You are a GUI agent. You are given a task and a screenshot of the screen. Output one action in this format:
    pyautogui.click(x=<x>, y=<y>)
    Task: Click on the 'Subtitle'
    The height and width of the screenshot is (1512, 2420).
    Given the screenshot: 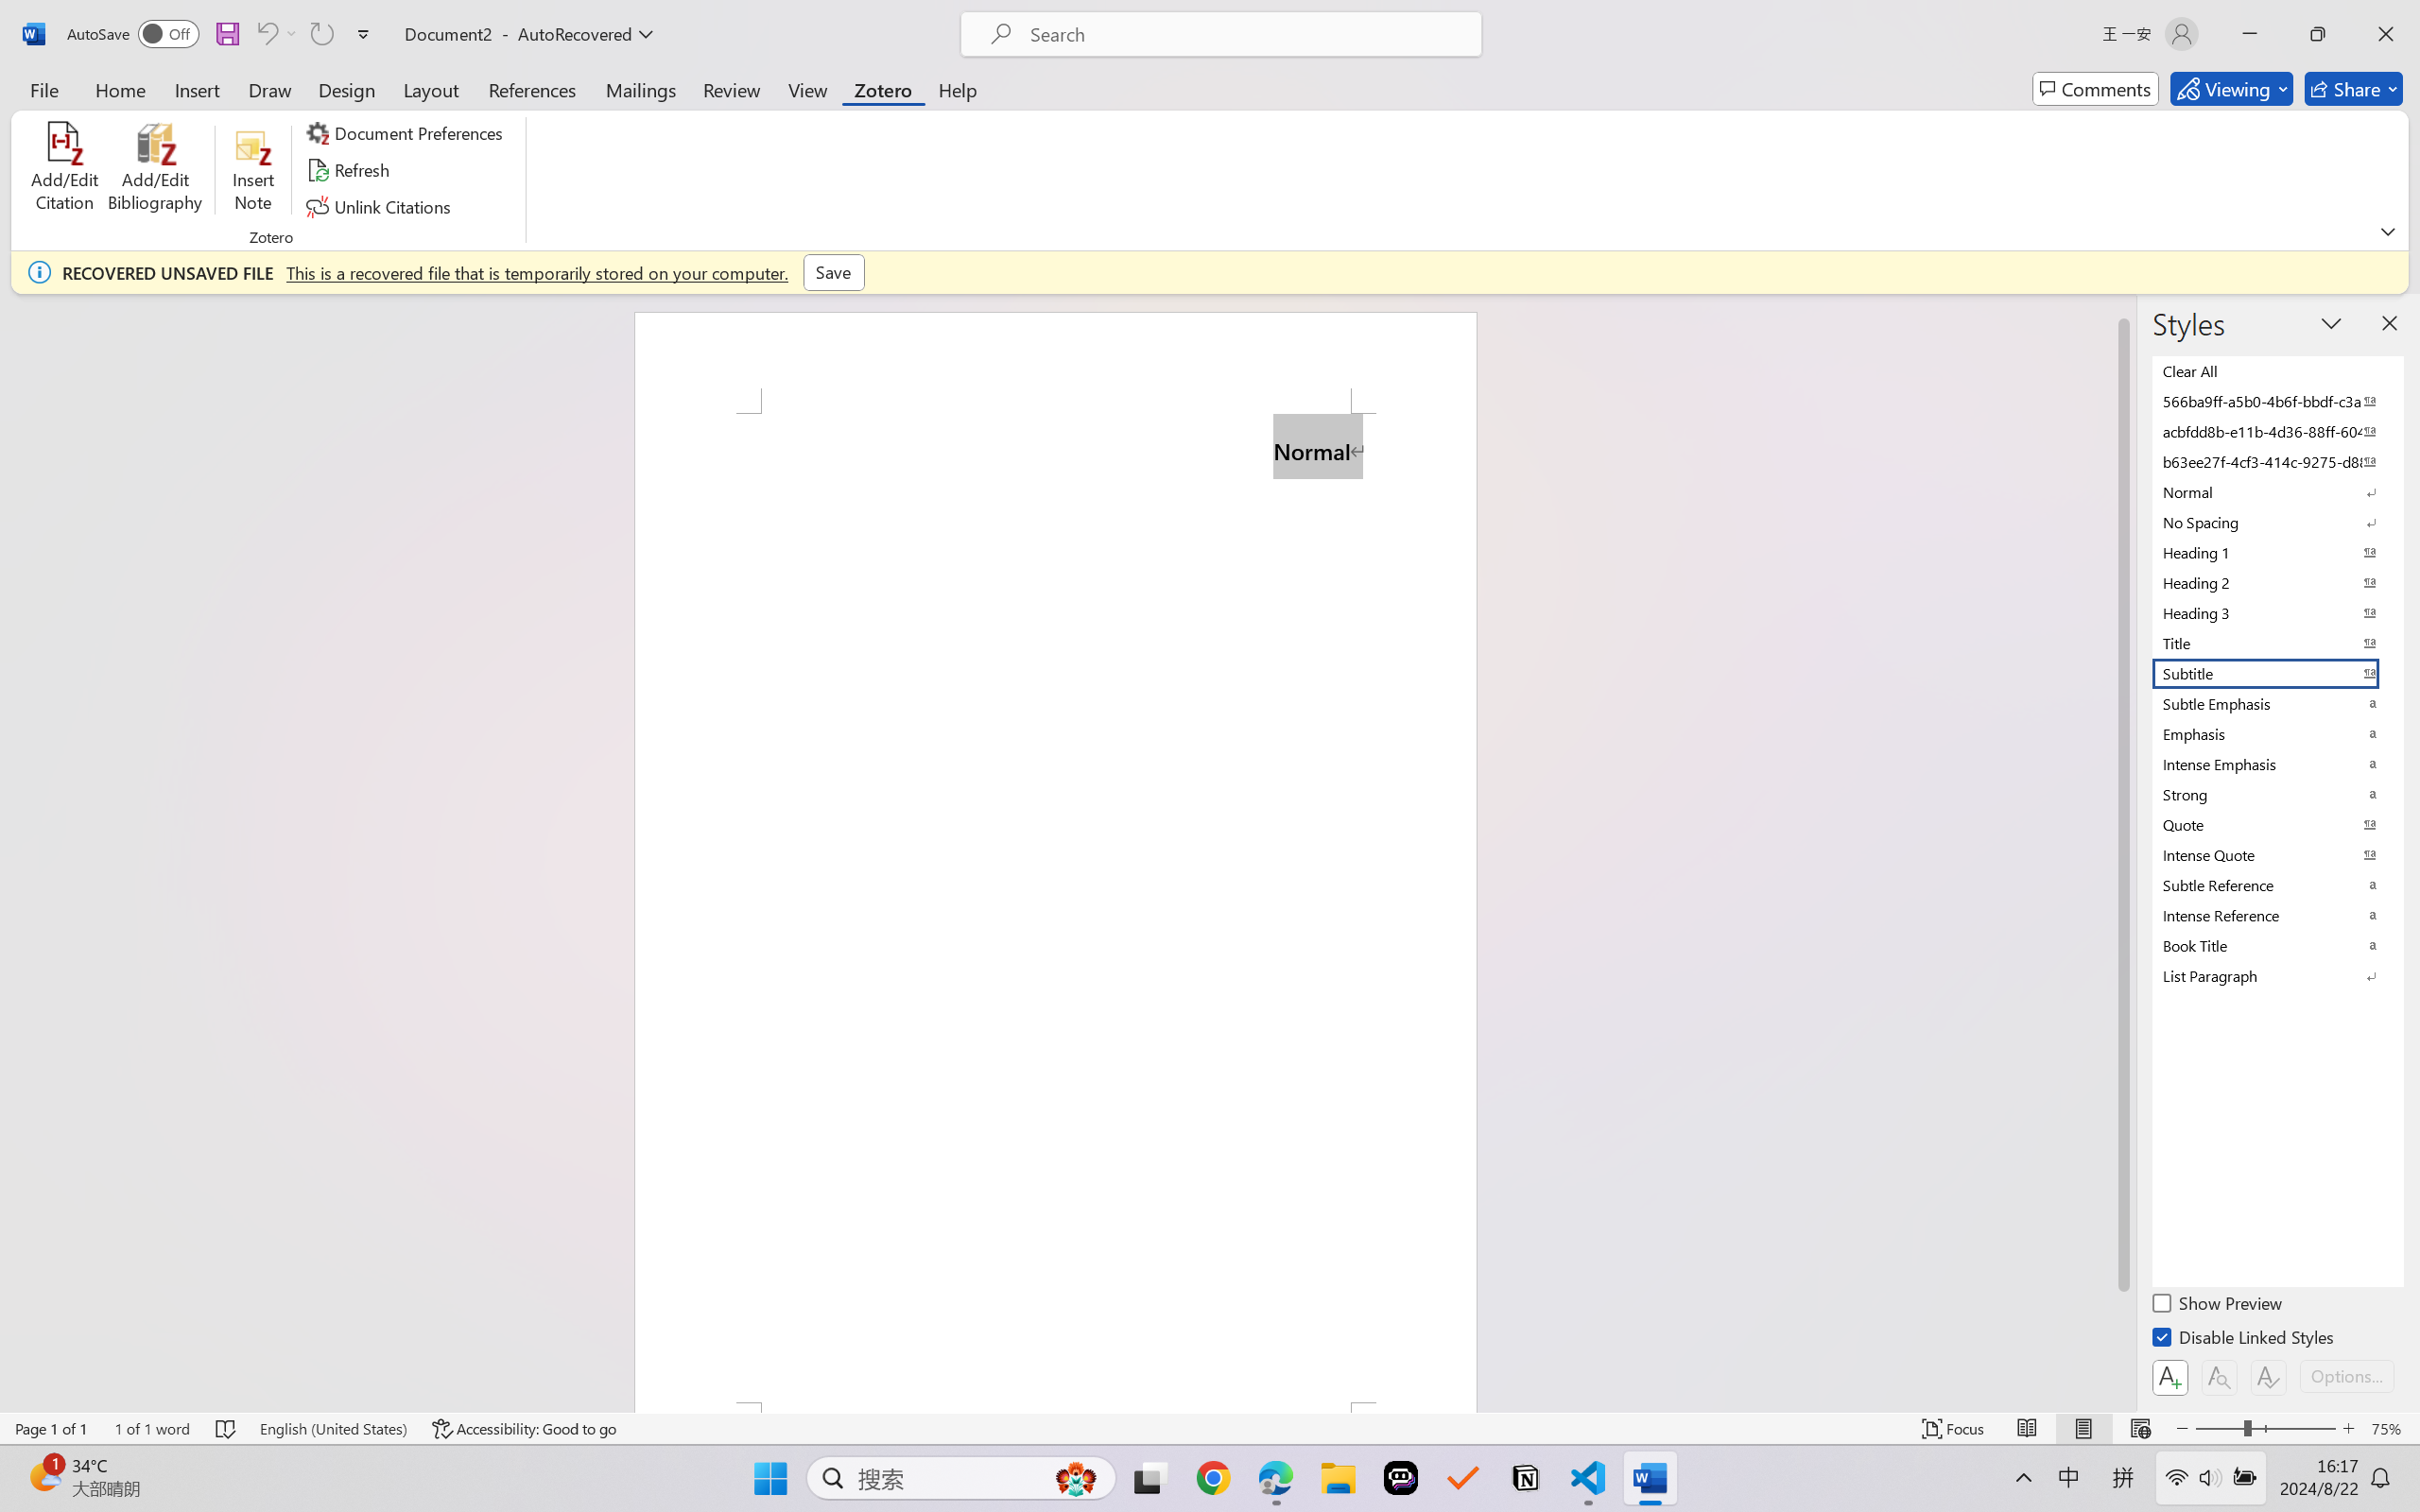 What is the action you would take?
    pyautogui.click(x=2275, y=673)
    